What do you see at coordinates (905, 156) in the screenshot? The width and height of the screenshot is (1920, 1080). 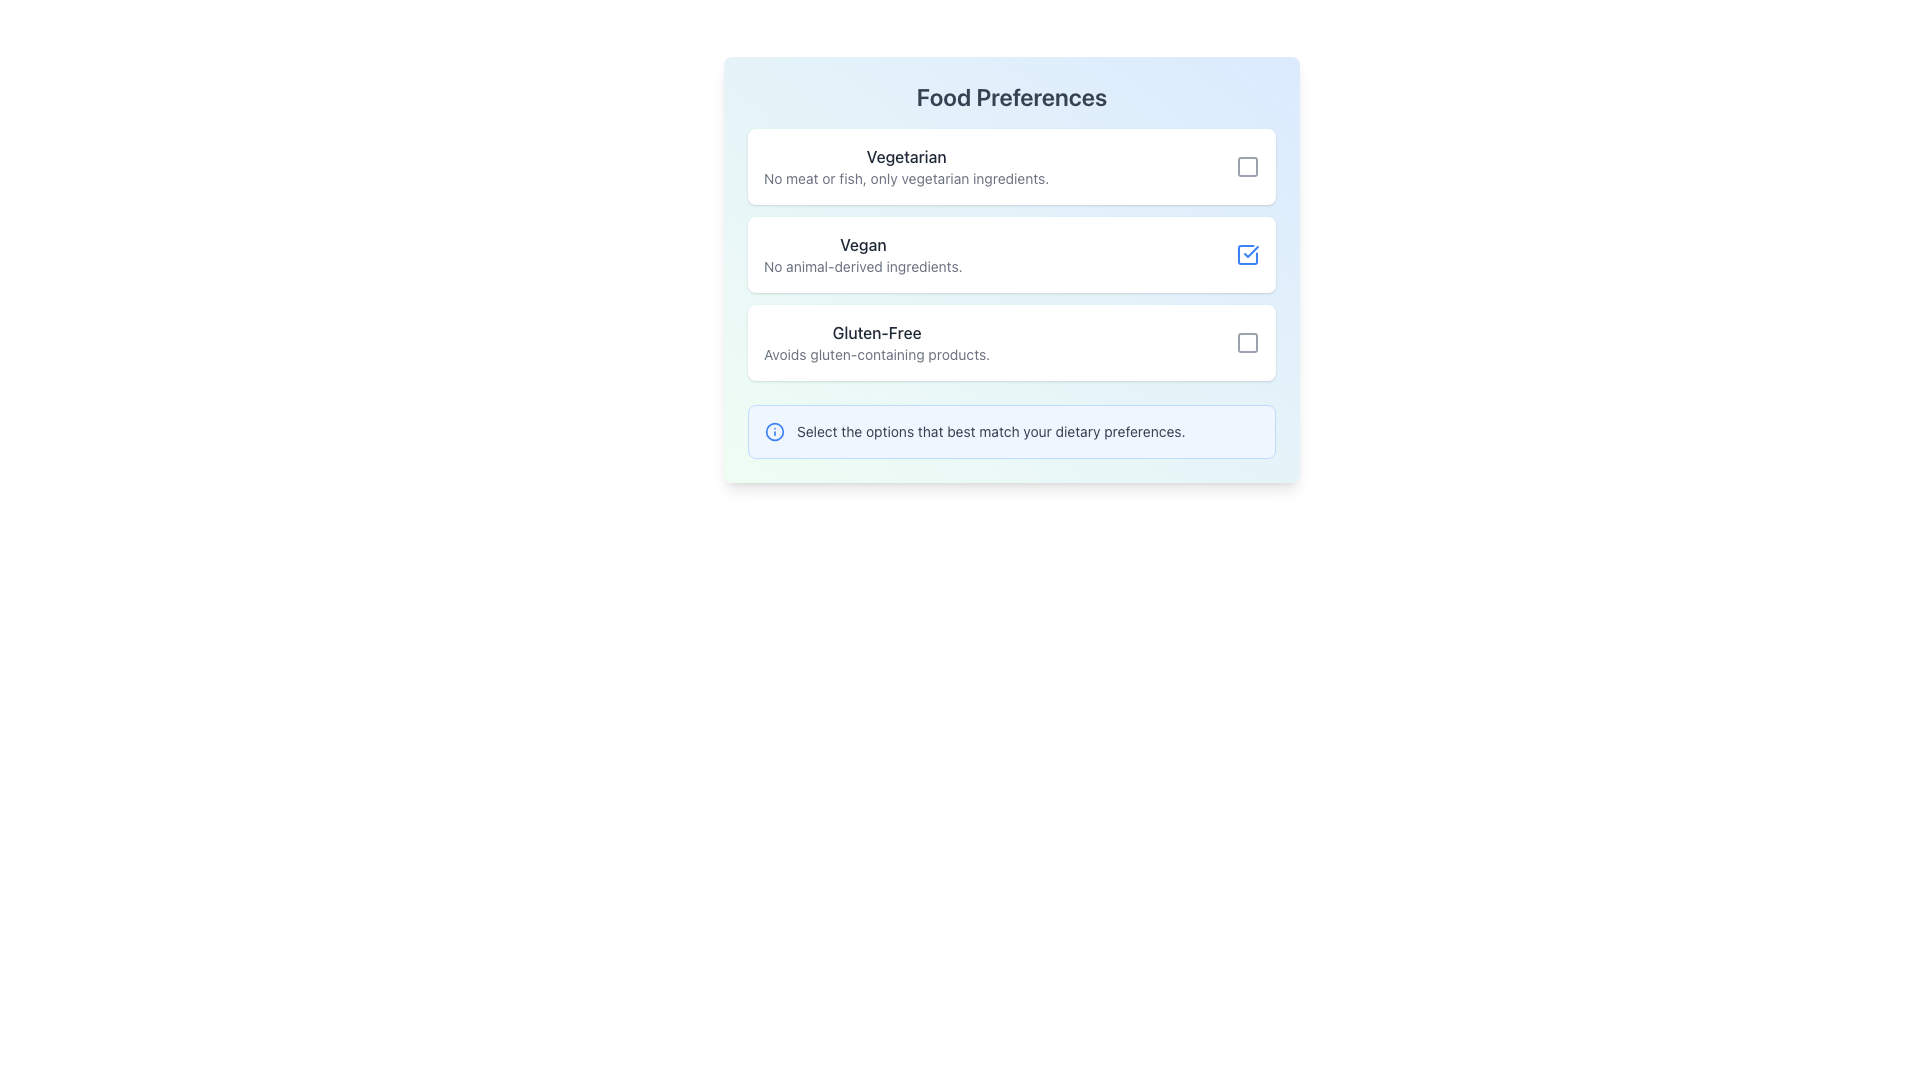 I see `the 'Vegetarian' dietary preference title text label located at the upper part of the interface, above the description 'No meat or fish, only vegetarian ingredients.'` at bounding box center [905, 156].